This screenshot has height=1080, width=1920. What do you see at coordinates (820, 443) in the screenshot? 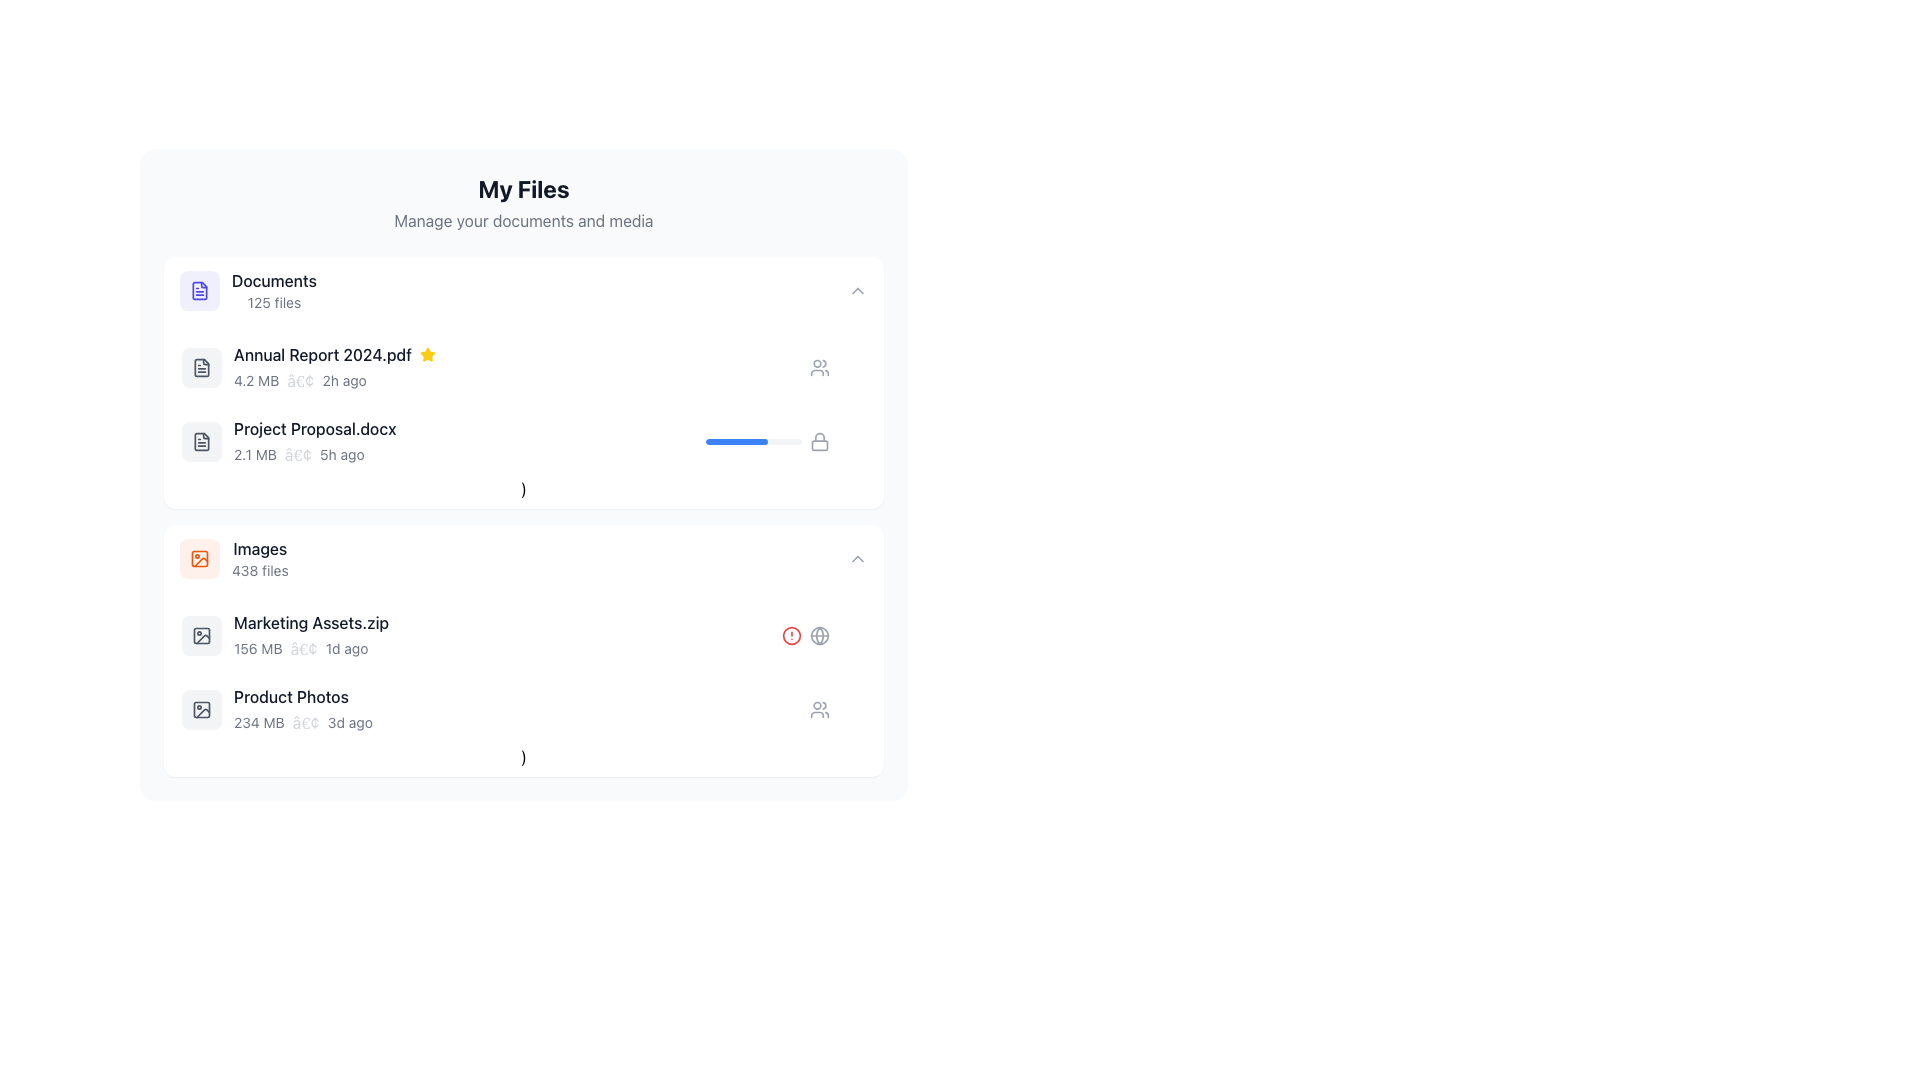
I see `the rectangular component of the lock icon representing file security for the 'Project Proposal.docx' entry, located in the upper-right corner of the file entry, to the right of the blue progress bar` at bounding box center [820, 443].